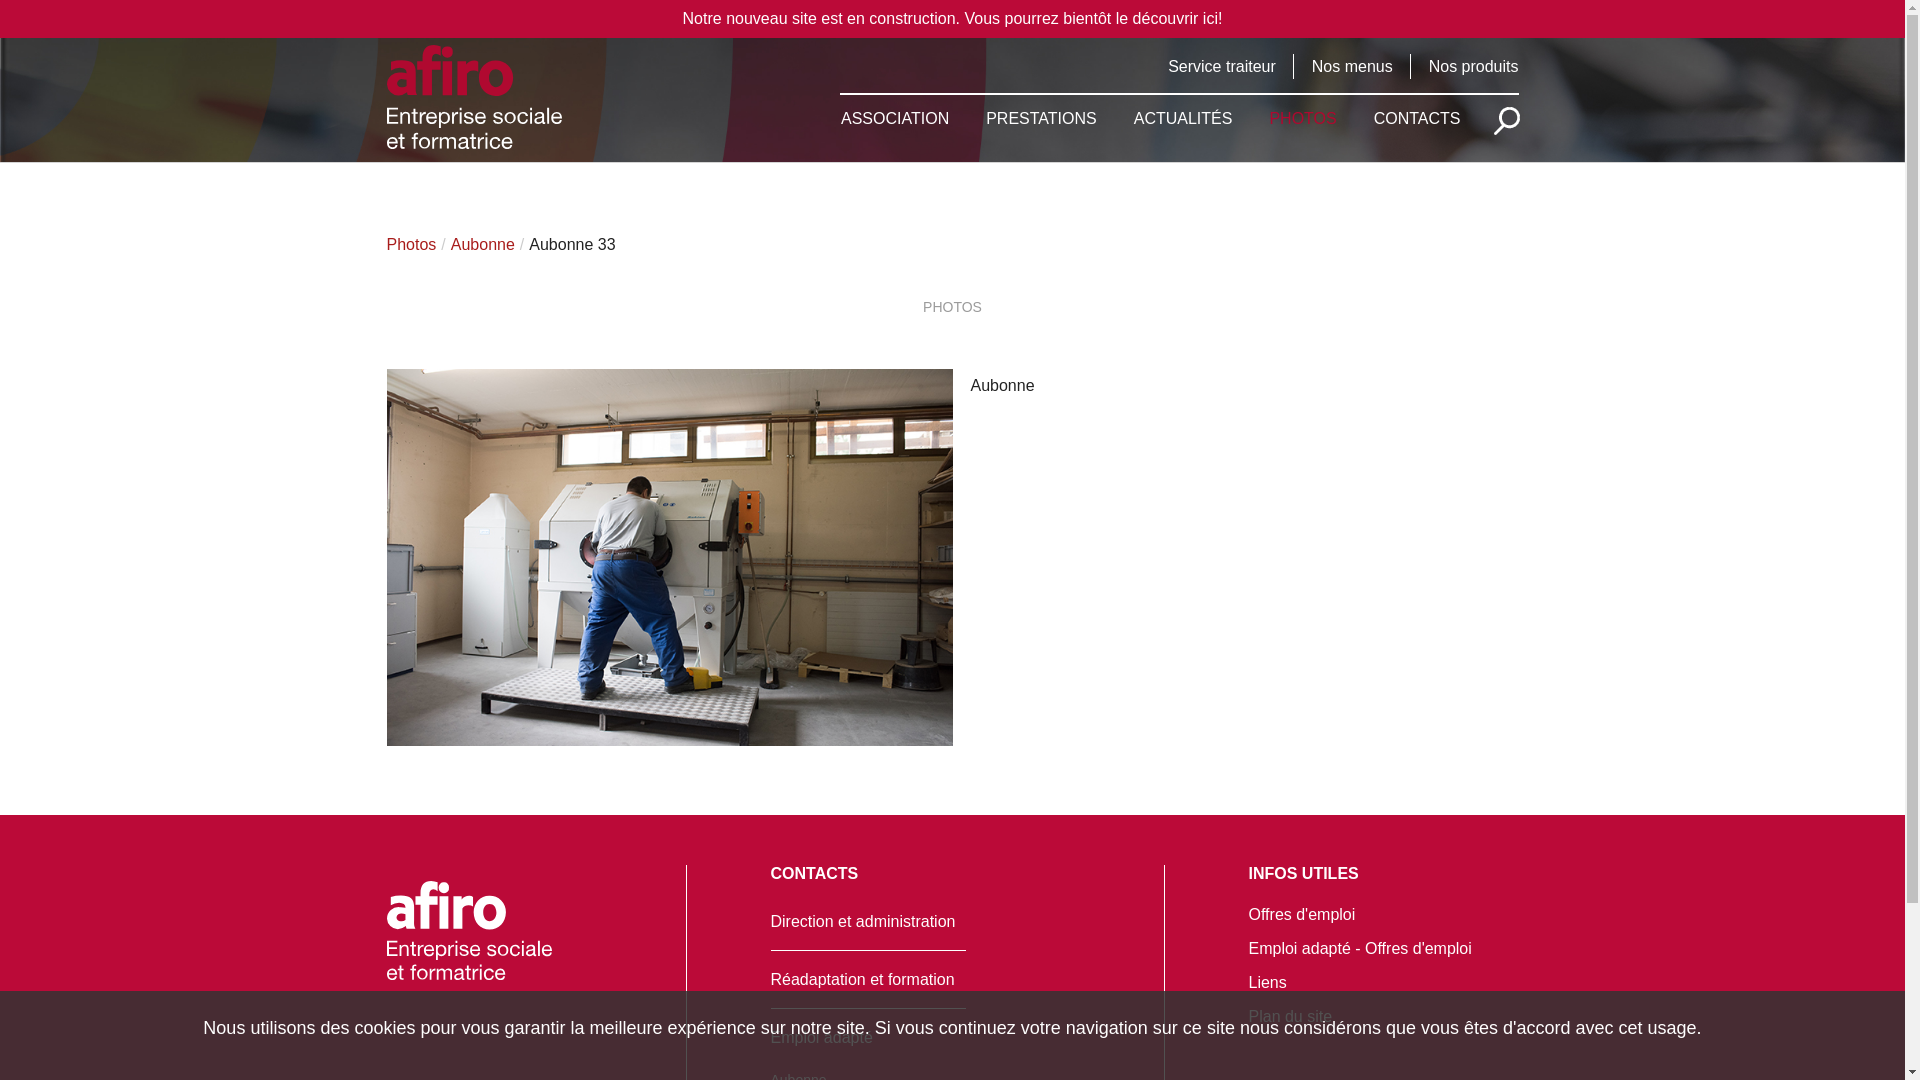 The image size is (1920, 1080). Describe the element at coordinates (1290, 1016) in the screenshot. I see `'Plan du site'` at that location.